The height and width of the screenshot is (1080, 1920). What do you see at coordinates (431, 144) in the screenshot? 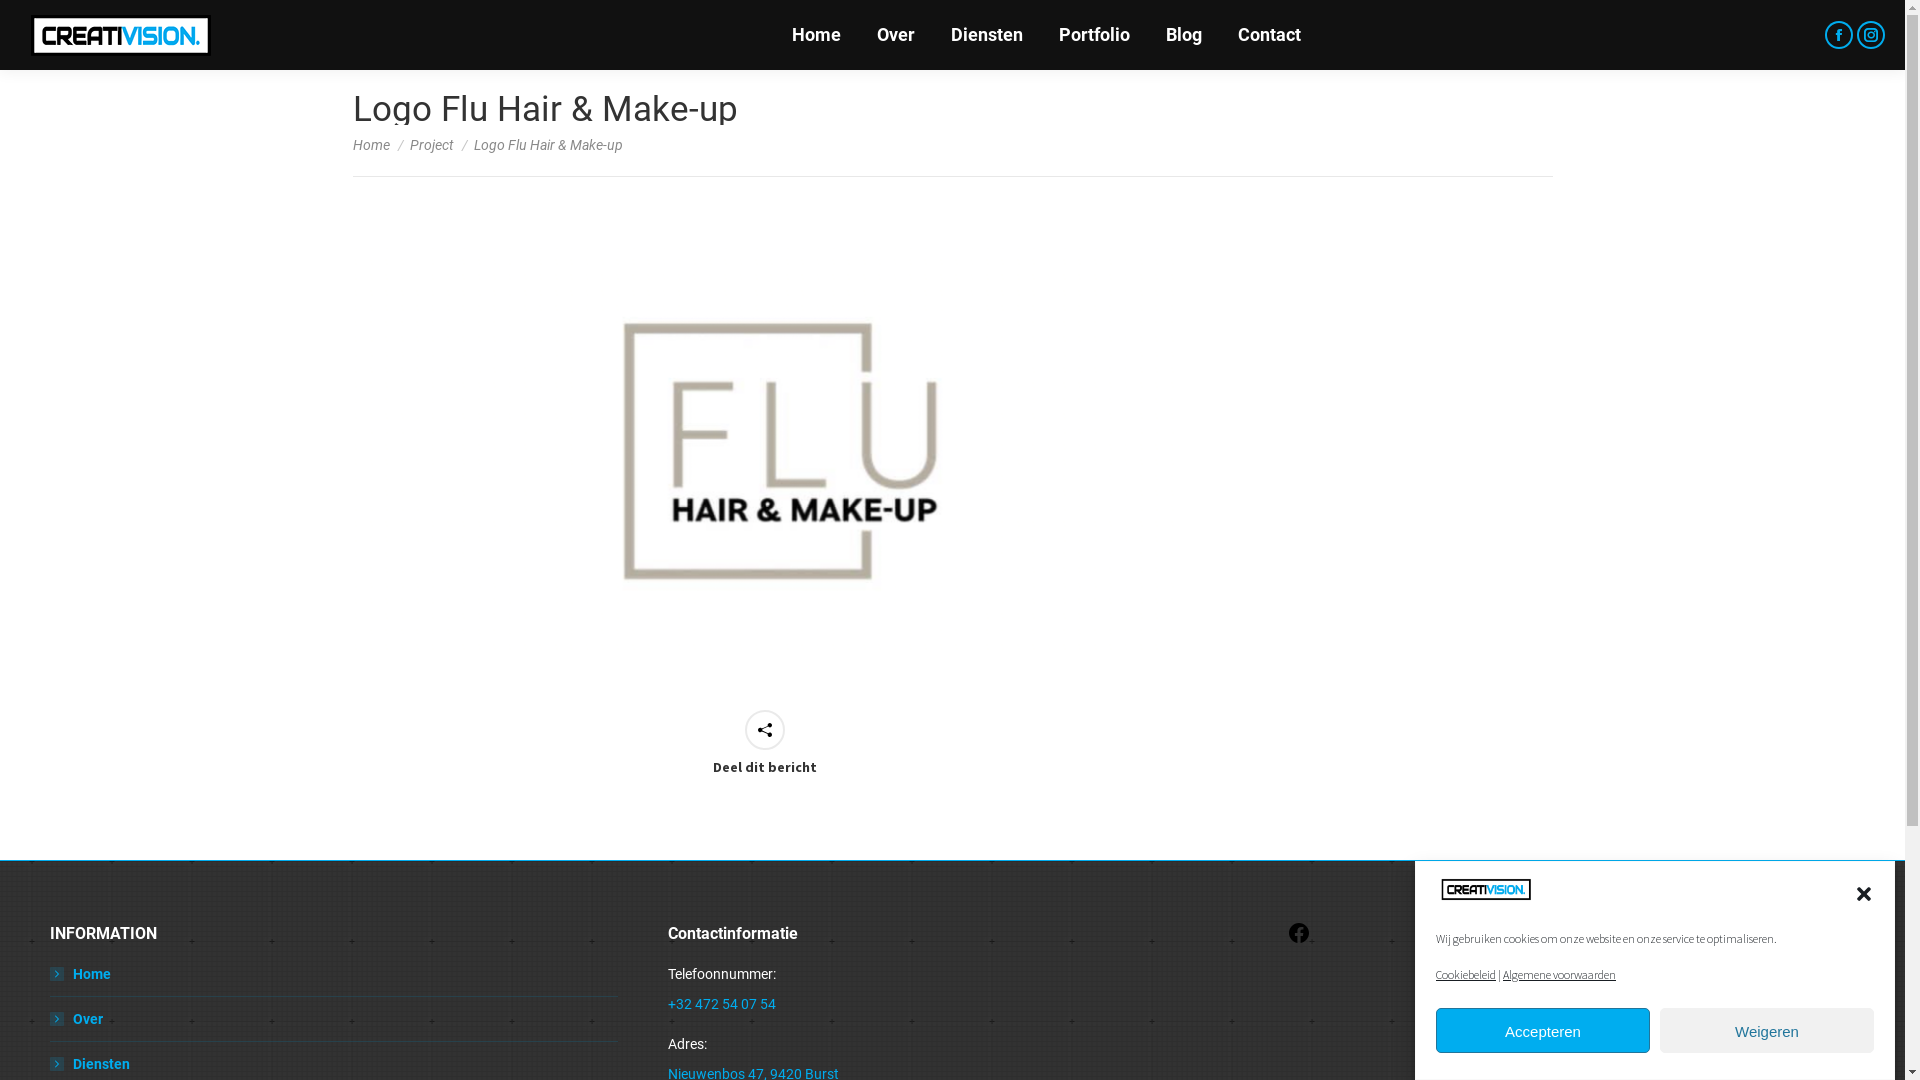
I see `'Project'` at bounding box center [431, 144].